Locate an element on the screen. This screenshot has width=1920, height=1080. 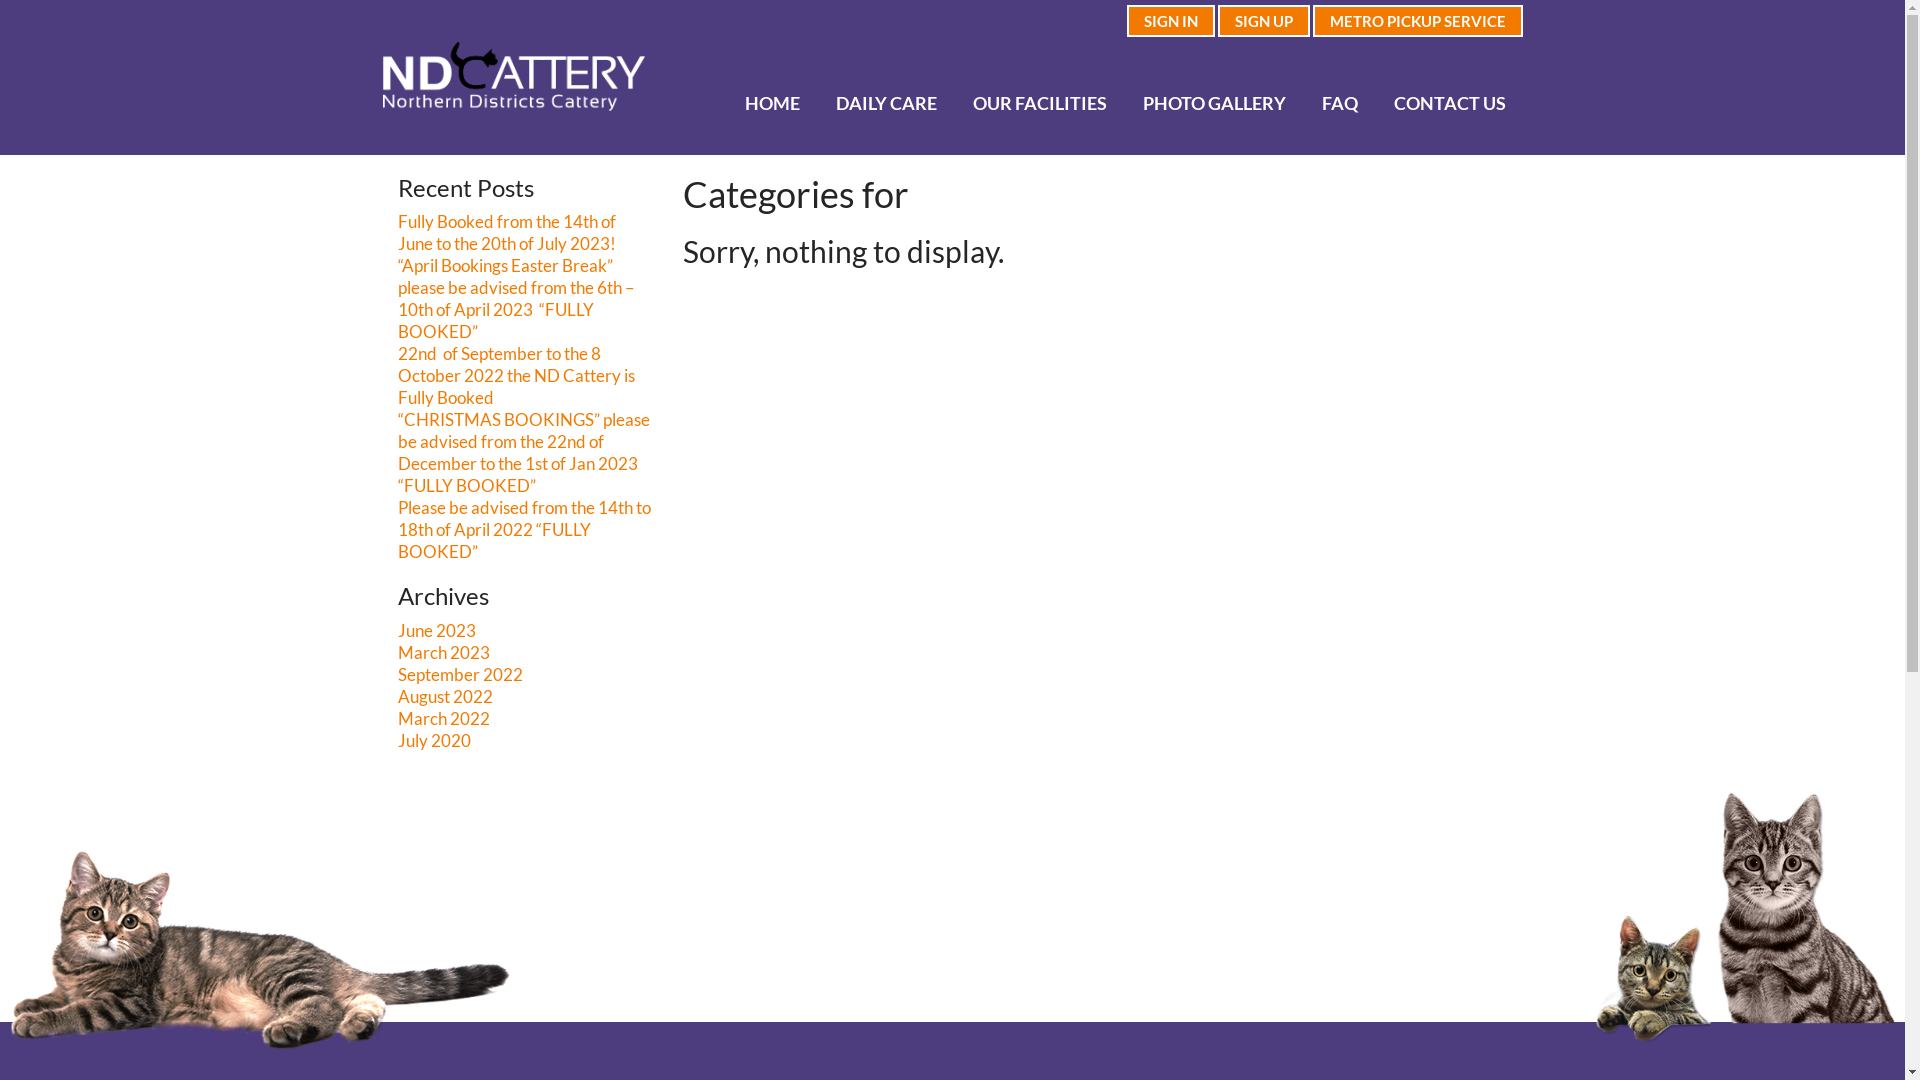
'August 2022' is located at coordinates (444, 696).